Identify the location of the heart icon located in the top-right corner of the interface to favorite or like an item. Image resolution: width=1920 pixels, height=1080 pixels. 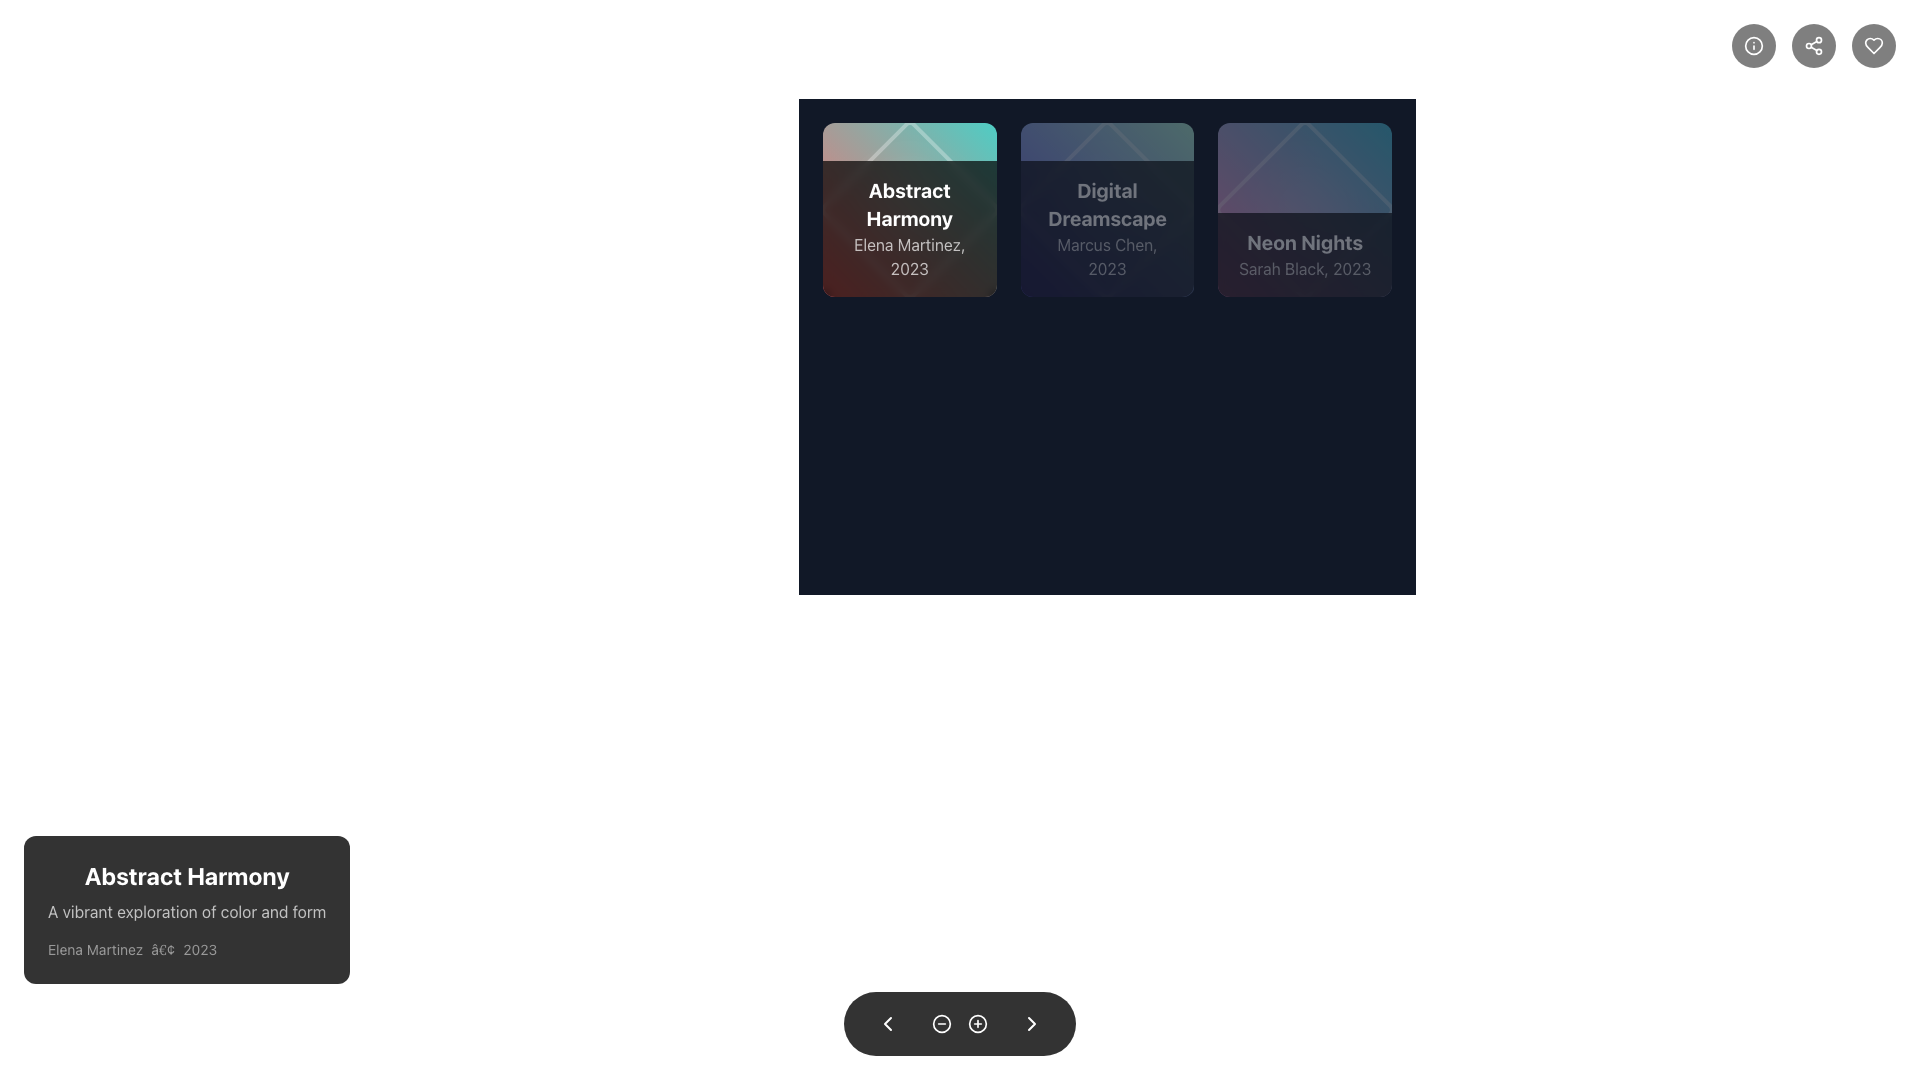
(1872, 45).